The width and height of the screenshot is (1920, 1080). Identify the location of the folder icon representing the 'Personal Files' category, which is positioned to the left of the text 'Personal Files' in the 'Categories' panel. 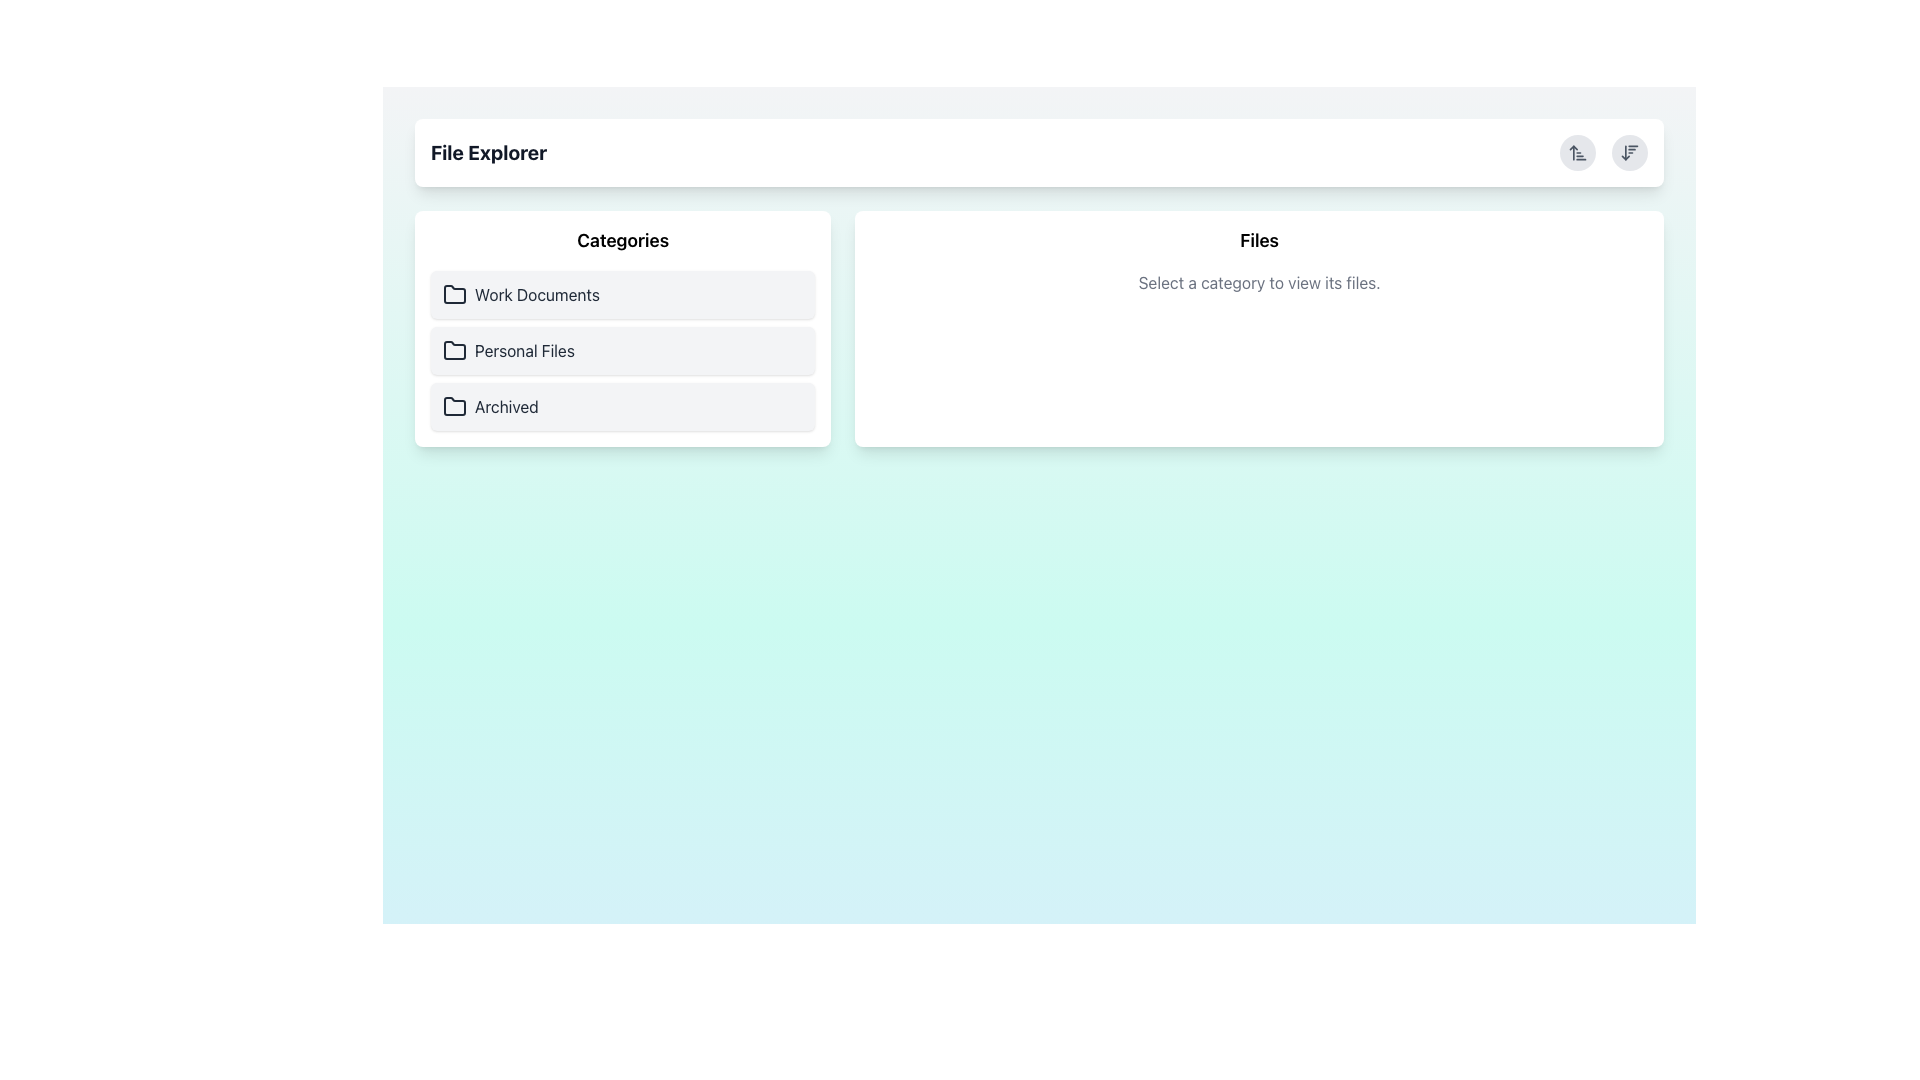
(454, 350).